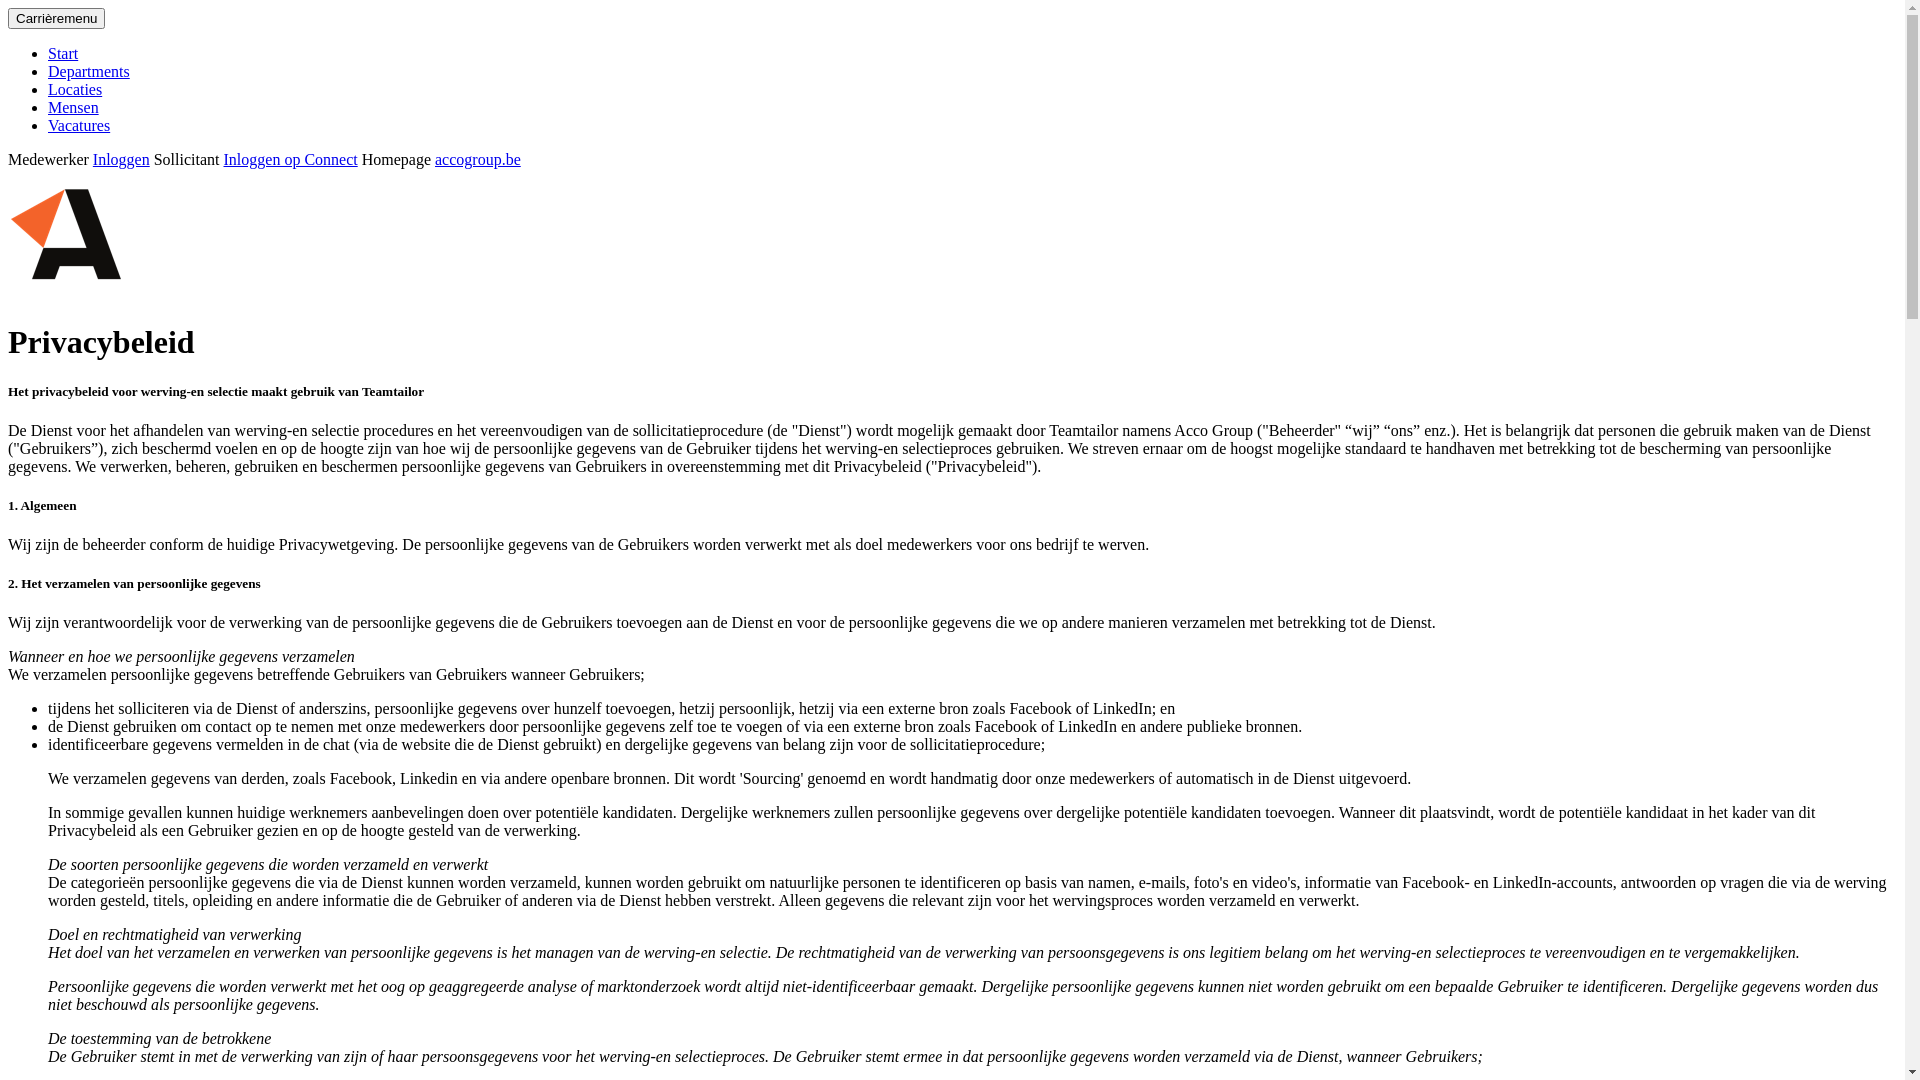 This screenshot has width=1920, height=1080. Describe the element at coordinates (62, 52) in the screenshot. I see `'Start'` at that location.